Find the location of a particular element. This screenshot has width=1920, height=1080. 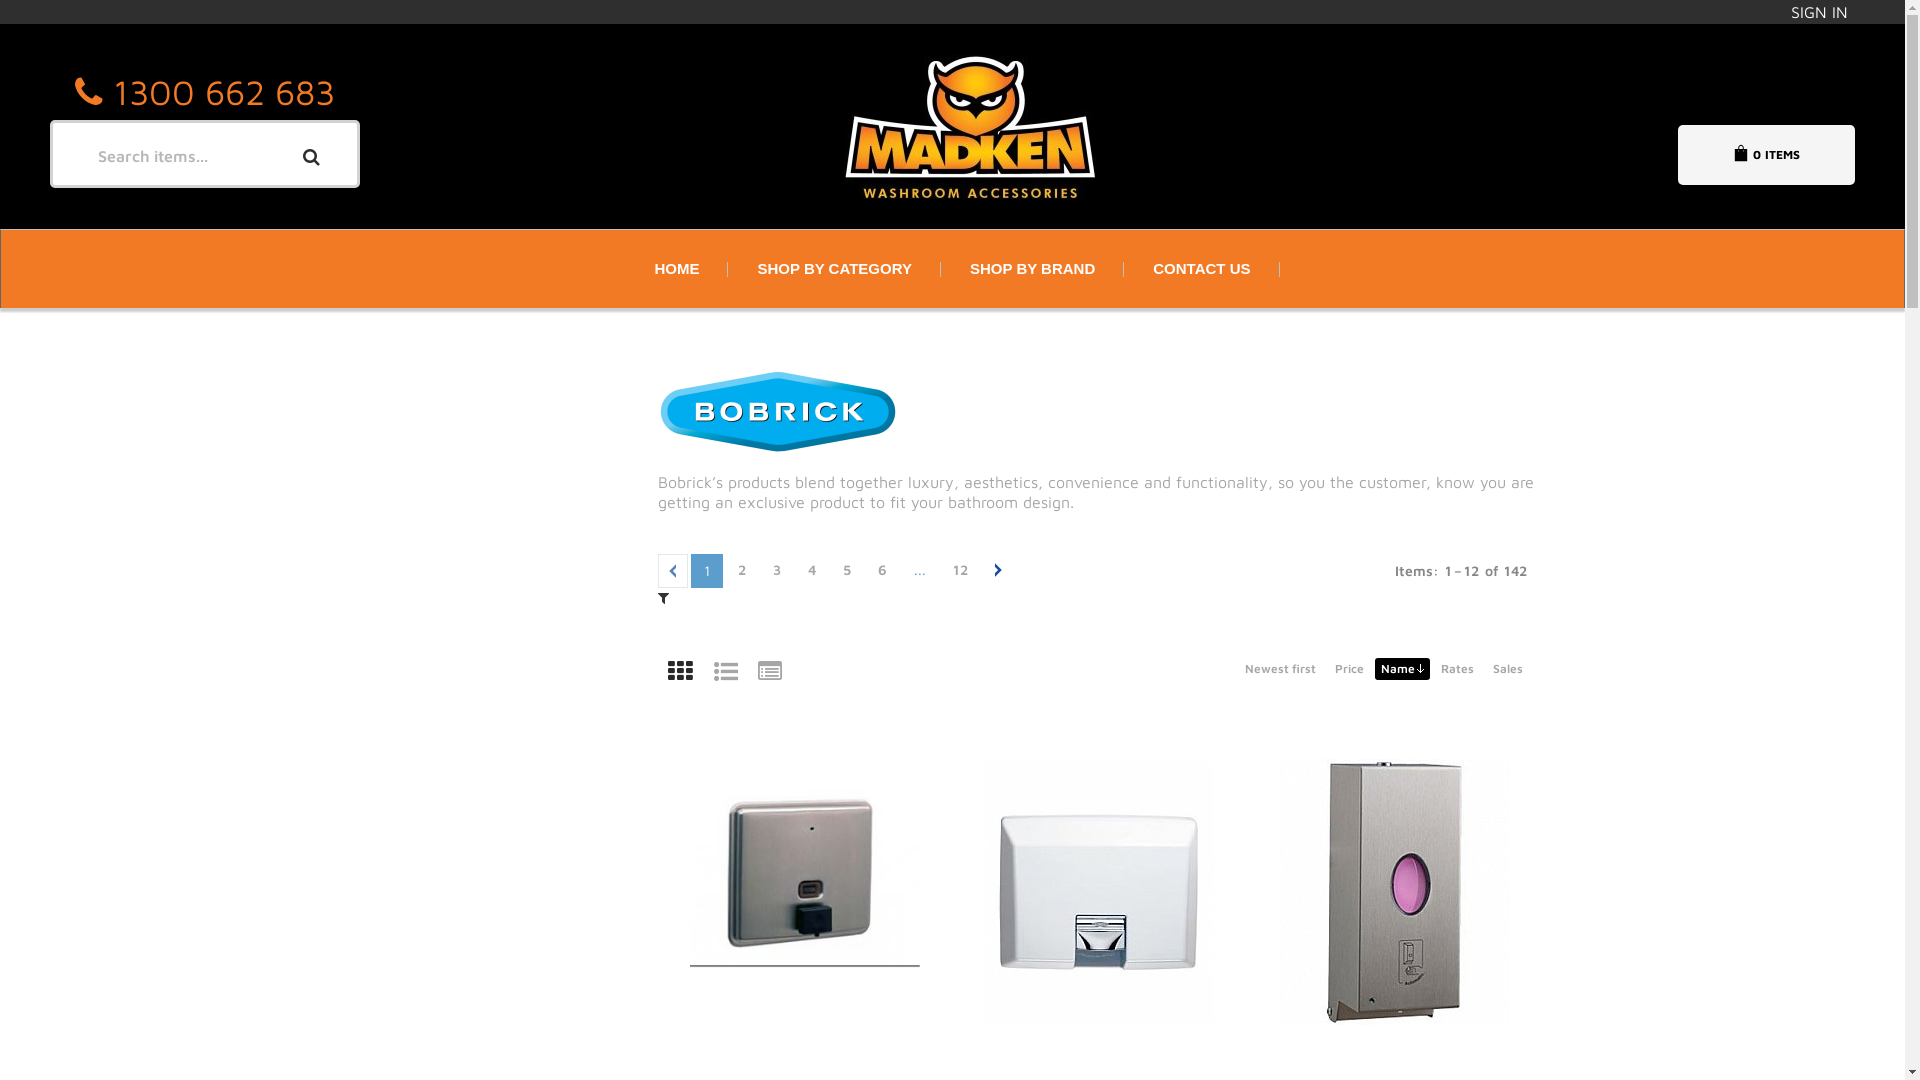

'Sales' is located at coordinates (1507, 668).